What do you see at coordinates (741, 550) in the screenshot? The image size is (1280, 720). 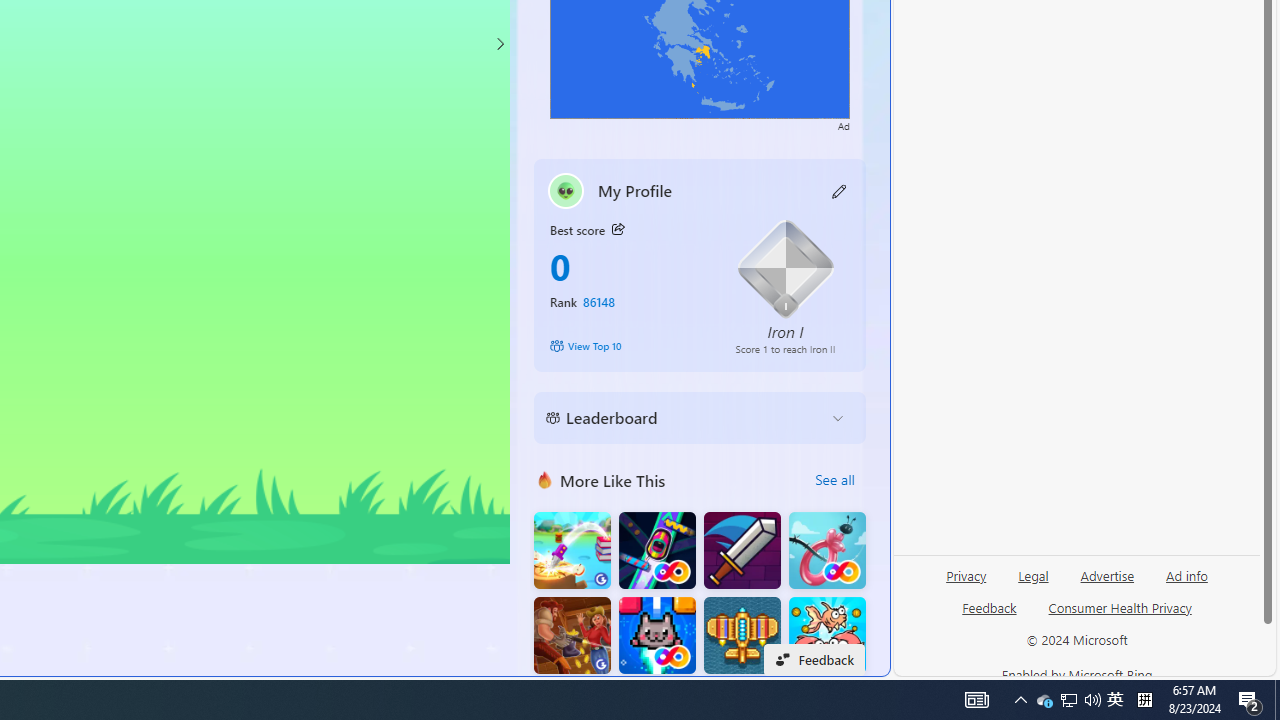 I see `'Dungeon Master Knight'` at bounding box center [741, 550].